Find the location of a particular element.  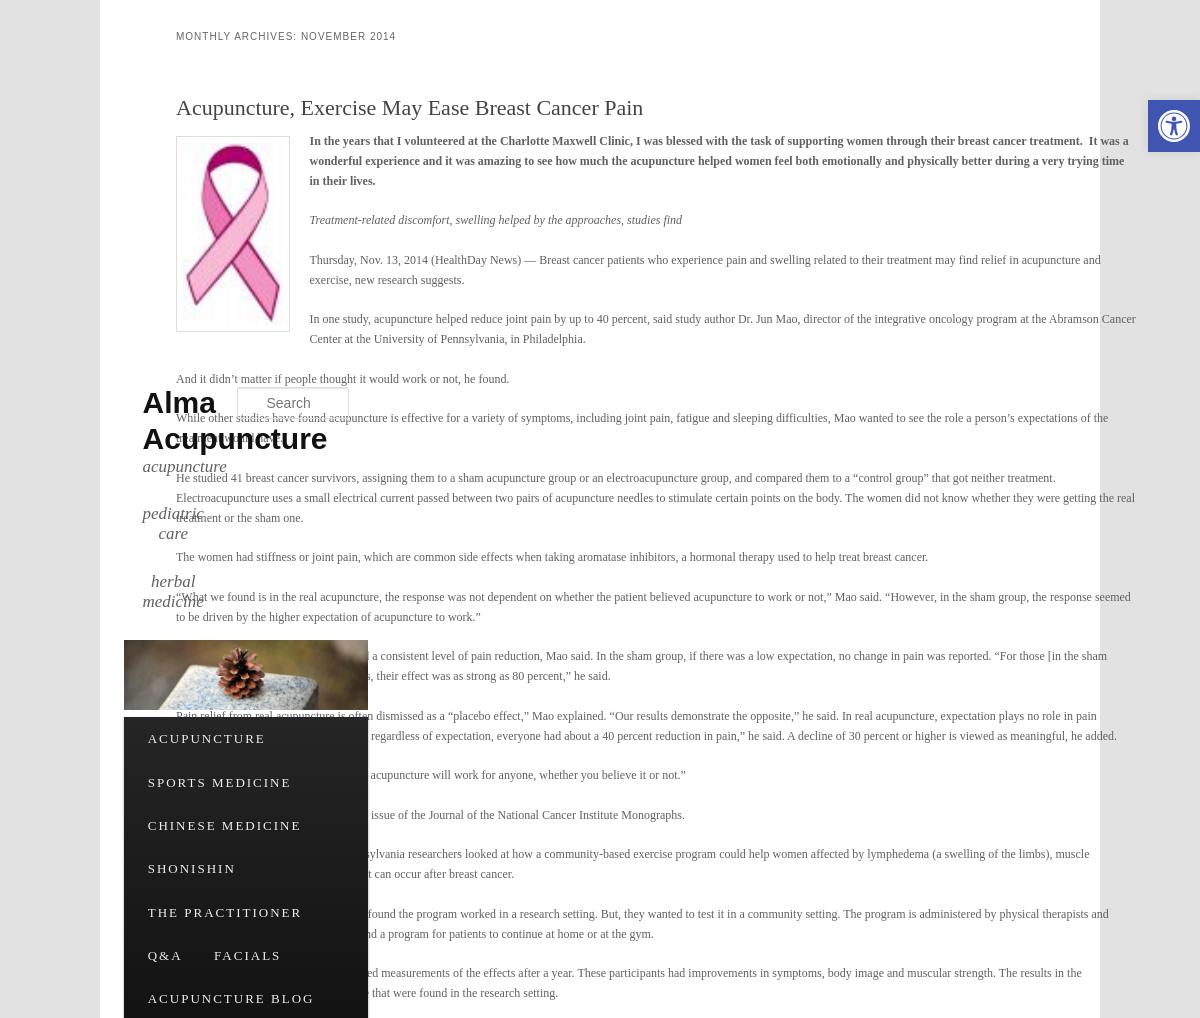

'Monthly Archives:' is located at coordinates (175, 35).